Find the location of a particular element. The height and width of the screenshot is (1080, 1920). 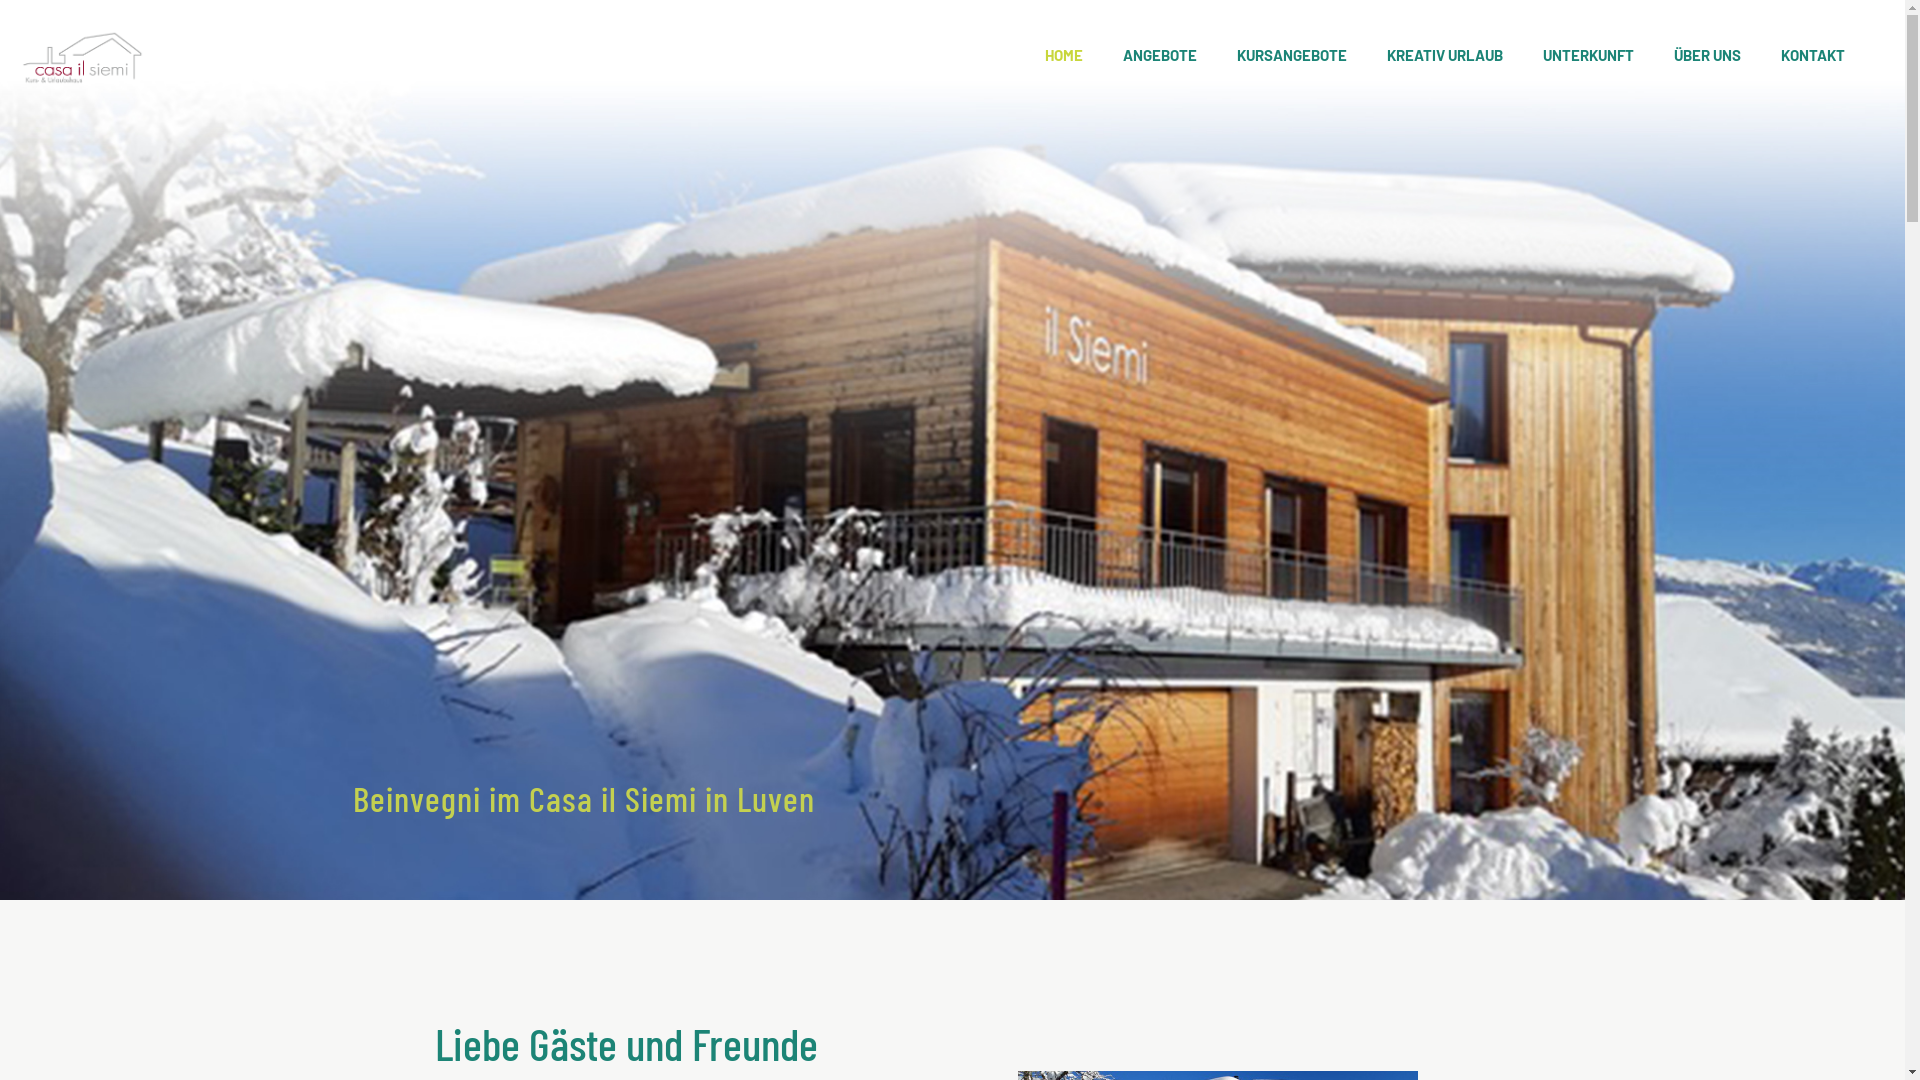

'UNTERKUNFT' is located at coordinates (1521, 53).